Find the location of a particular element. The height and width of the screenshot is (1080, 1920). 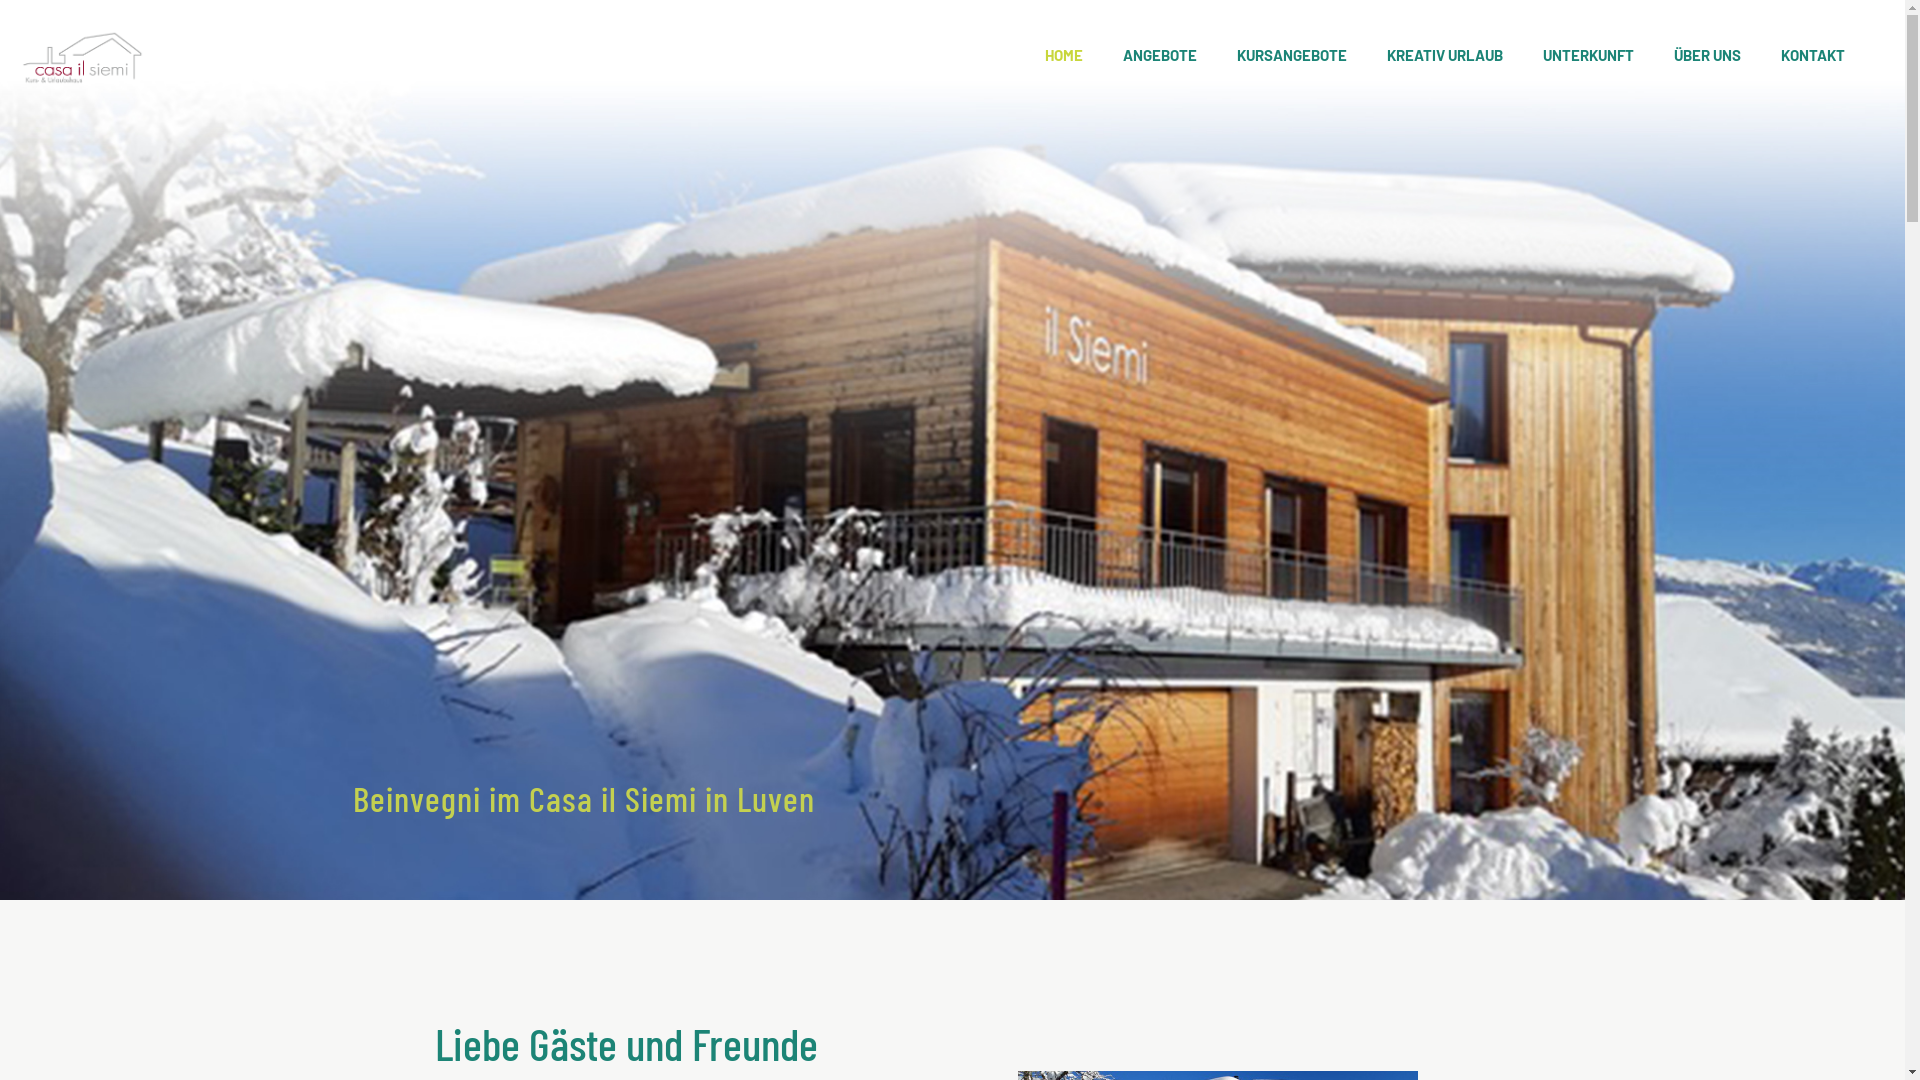

'UNTERKUNFT' is located at coordinates (1521, 53).